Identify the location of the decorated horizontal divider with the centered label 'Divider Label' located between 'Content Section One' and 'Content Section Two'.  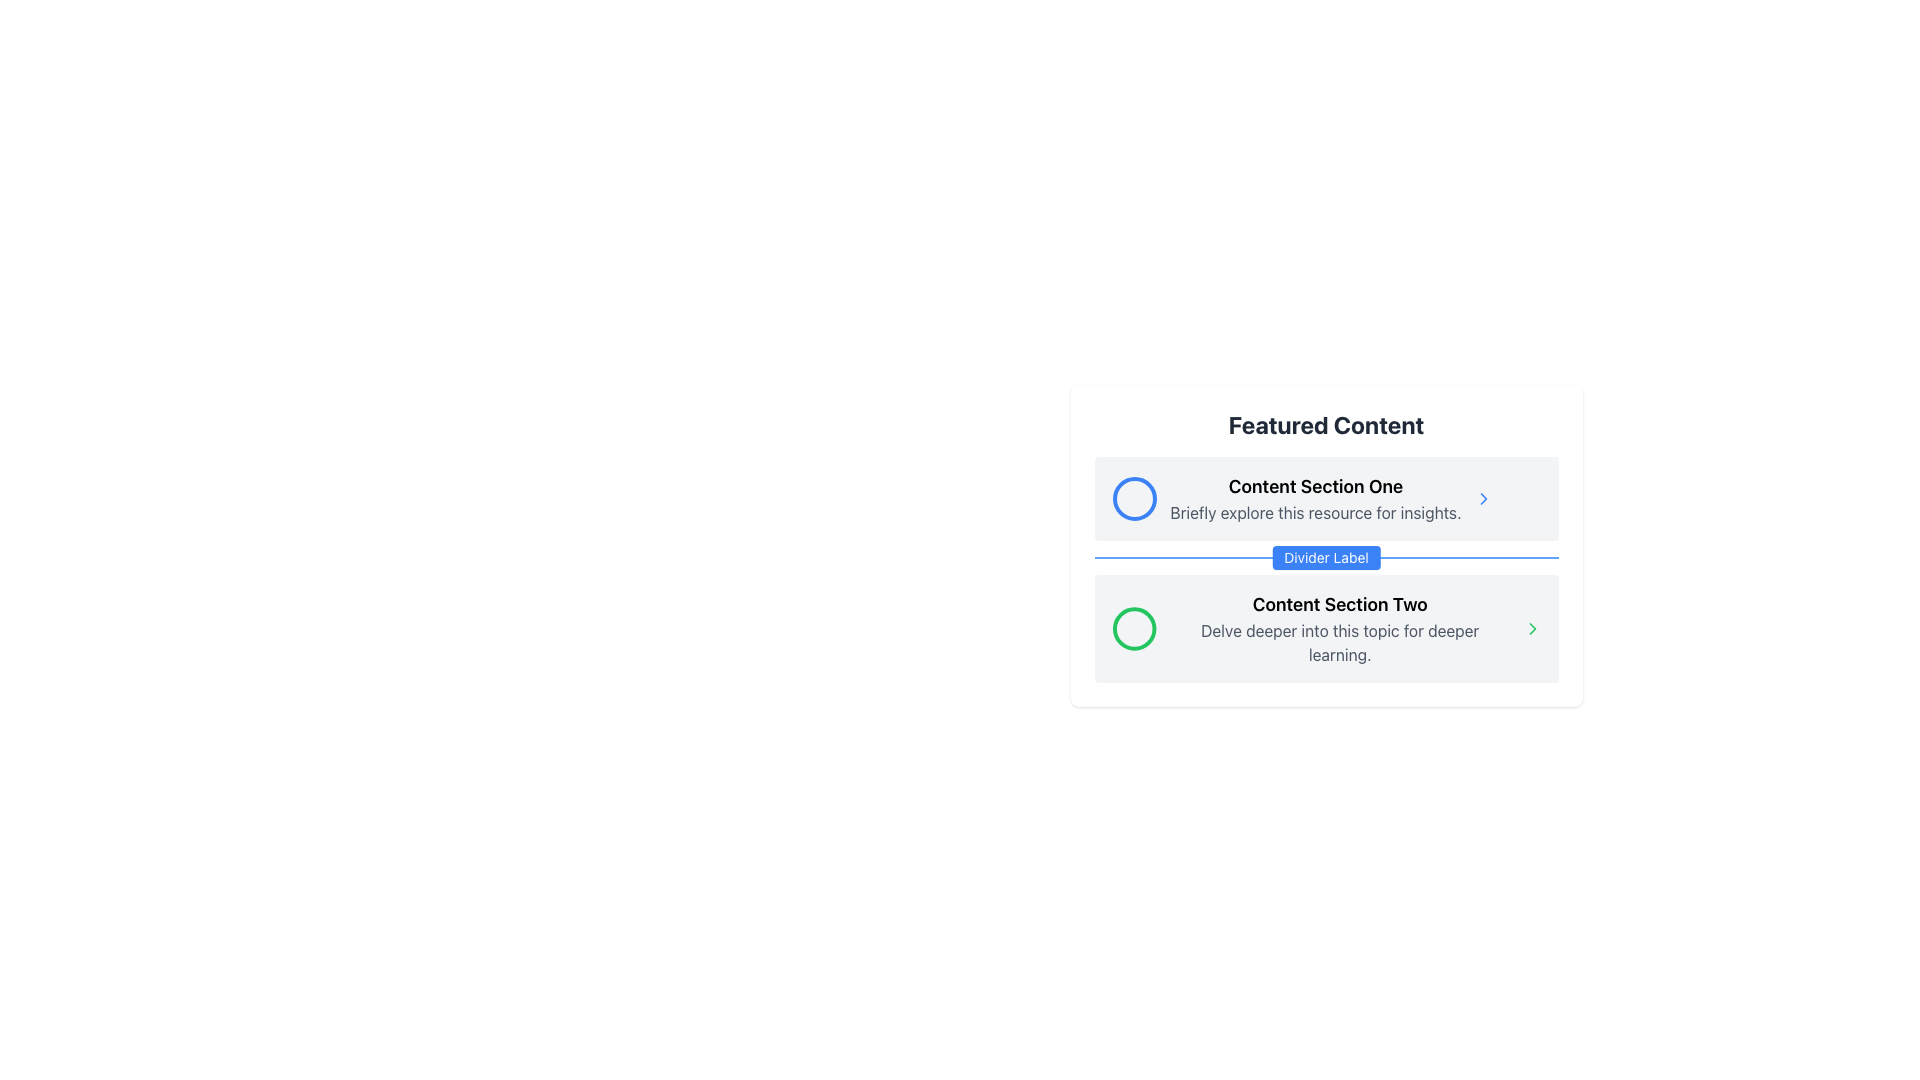
(1326, 558).